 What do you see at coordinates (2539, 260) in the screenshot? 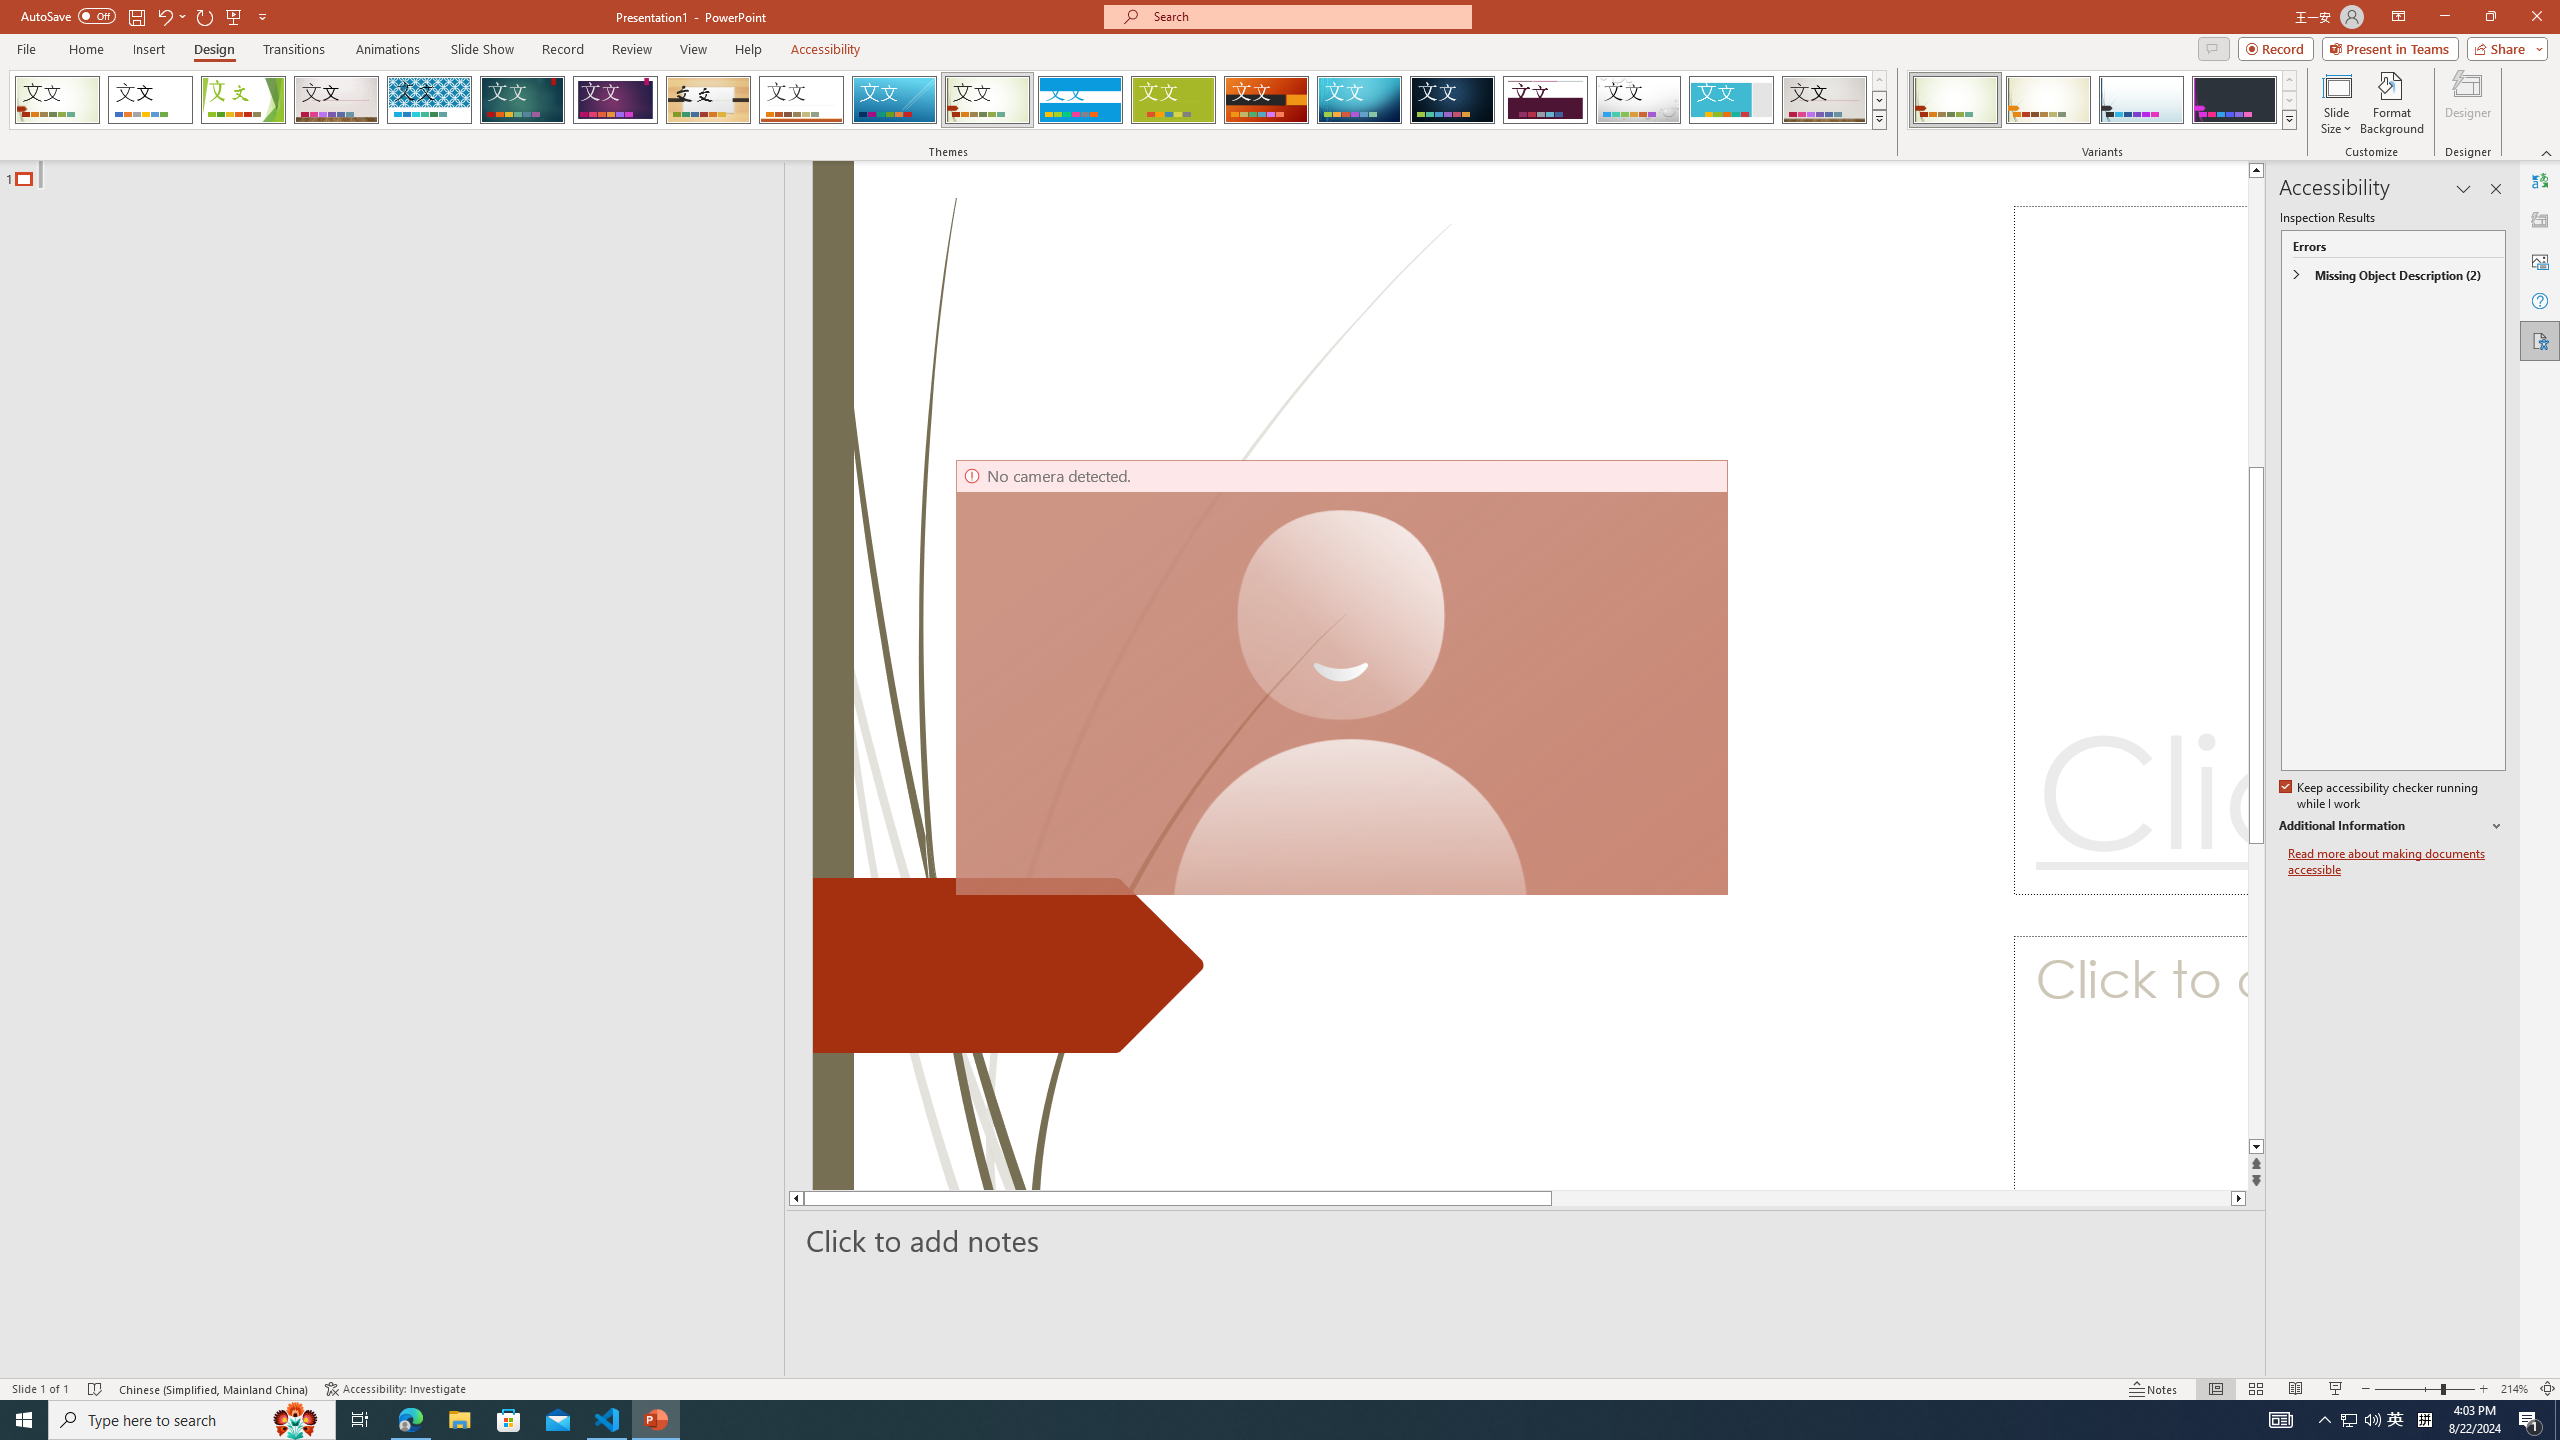
I see `'Alt Text'` at bounding box center [2539, 260].